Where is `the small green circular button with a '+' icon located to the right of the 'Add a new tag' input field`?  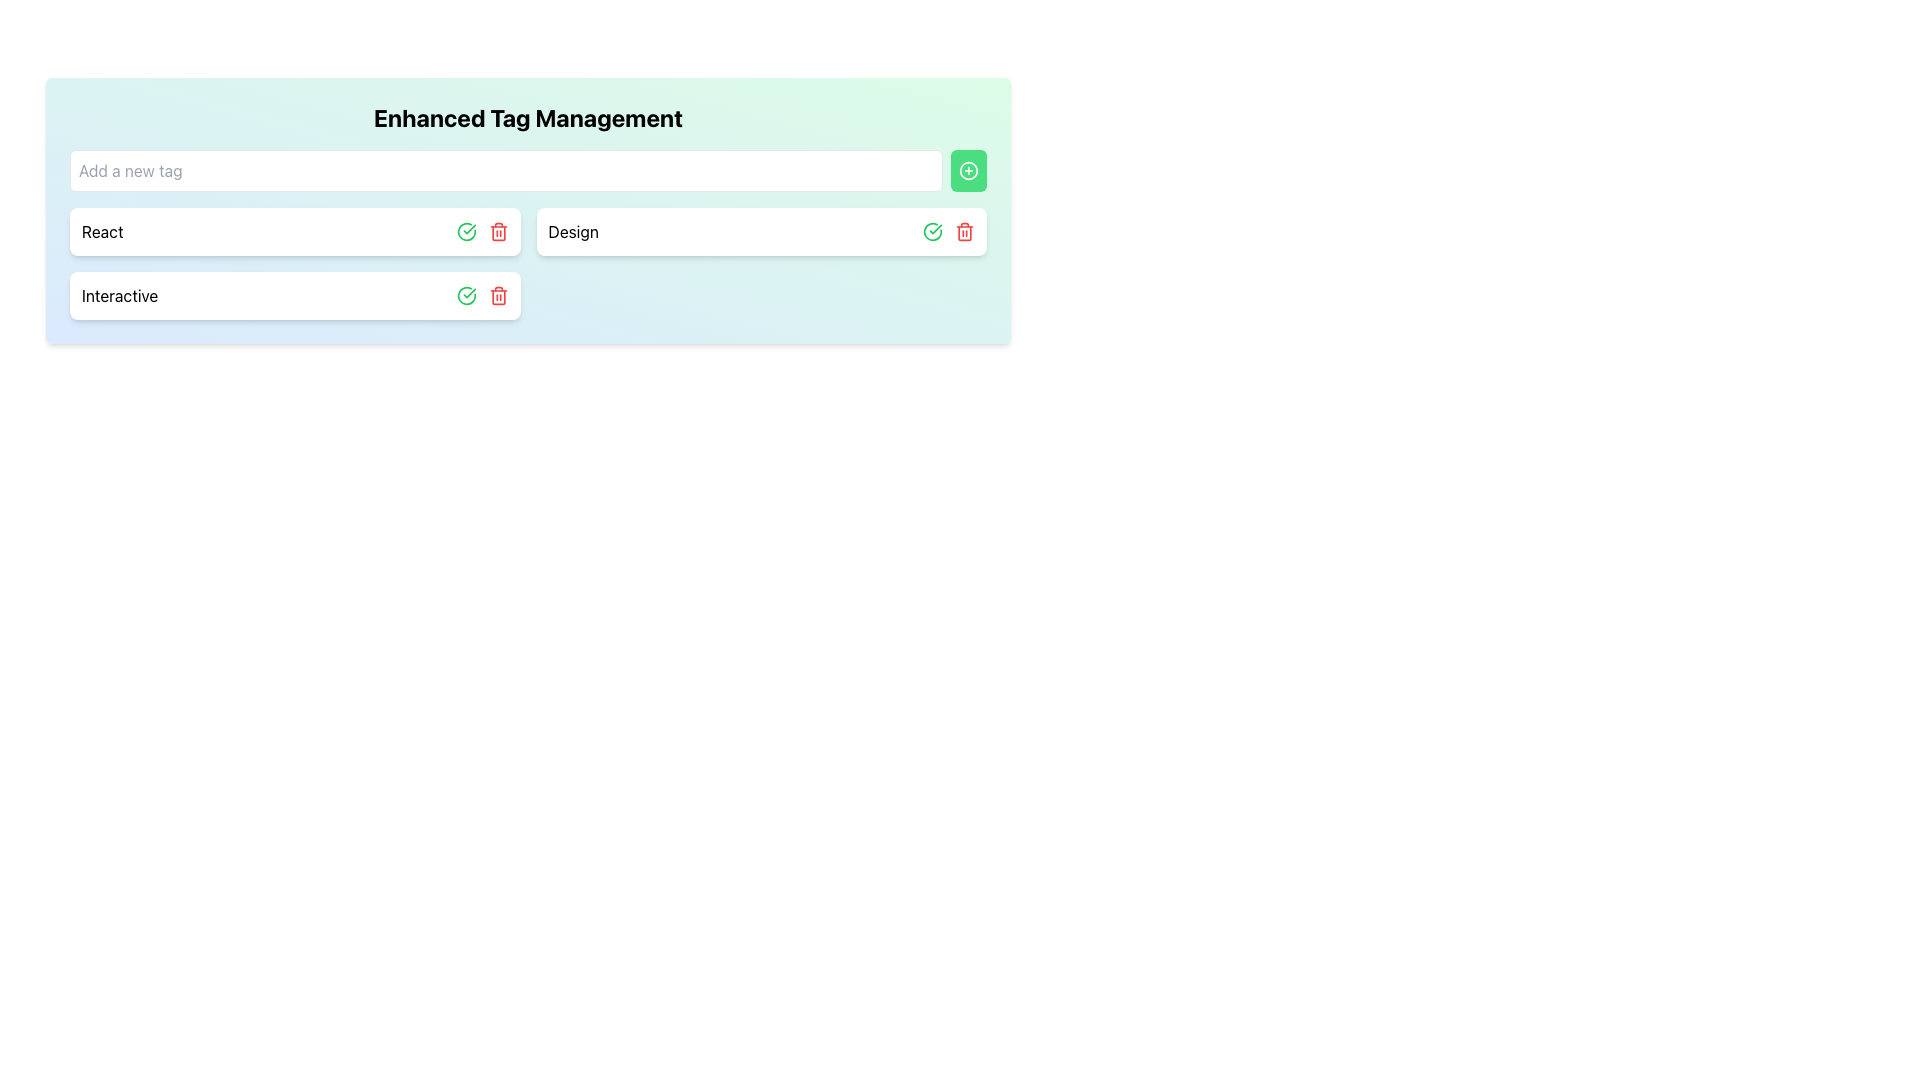
the small green circular button with a '+' icon located to the right of the 'Add a new tag' input field is located at coordinates (969, 169).